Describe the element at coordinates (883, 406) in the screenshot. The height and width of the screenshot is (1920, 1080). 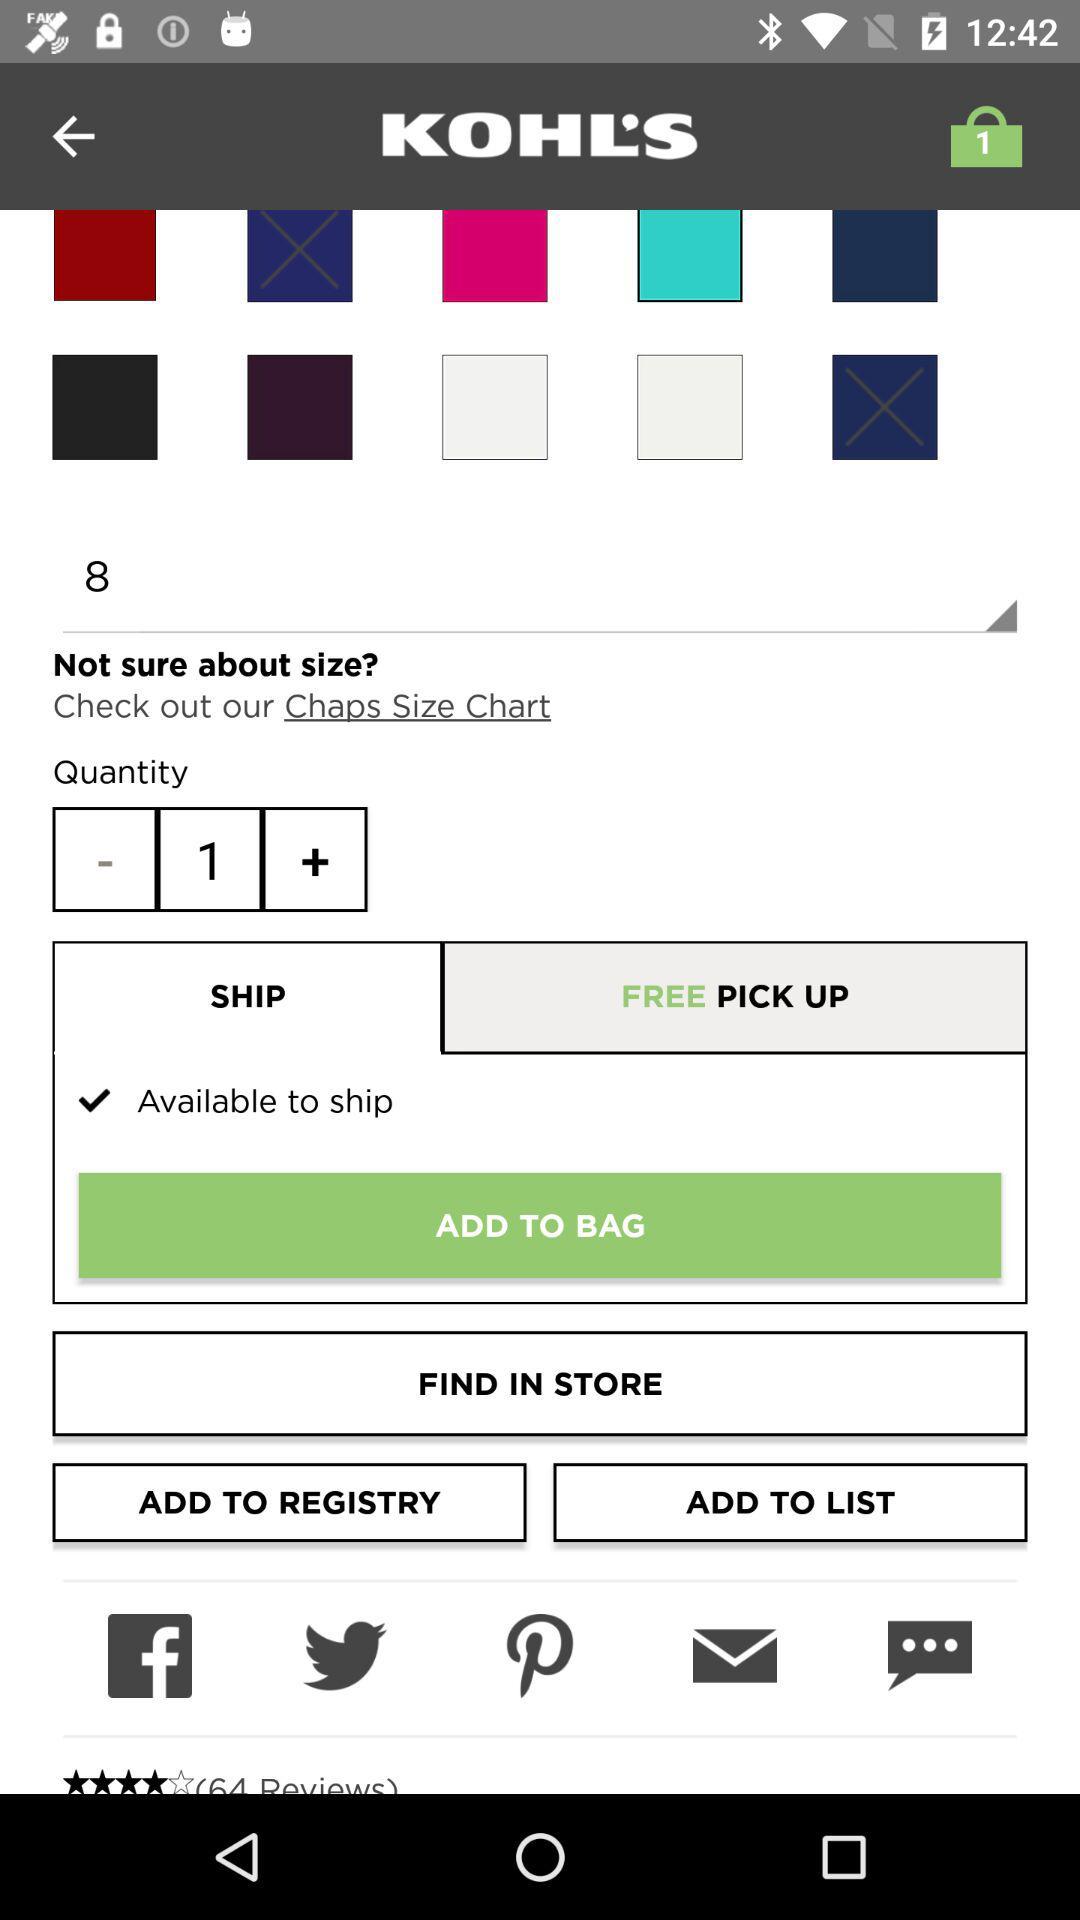
I see `chose color` at that location.